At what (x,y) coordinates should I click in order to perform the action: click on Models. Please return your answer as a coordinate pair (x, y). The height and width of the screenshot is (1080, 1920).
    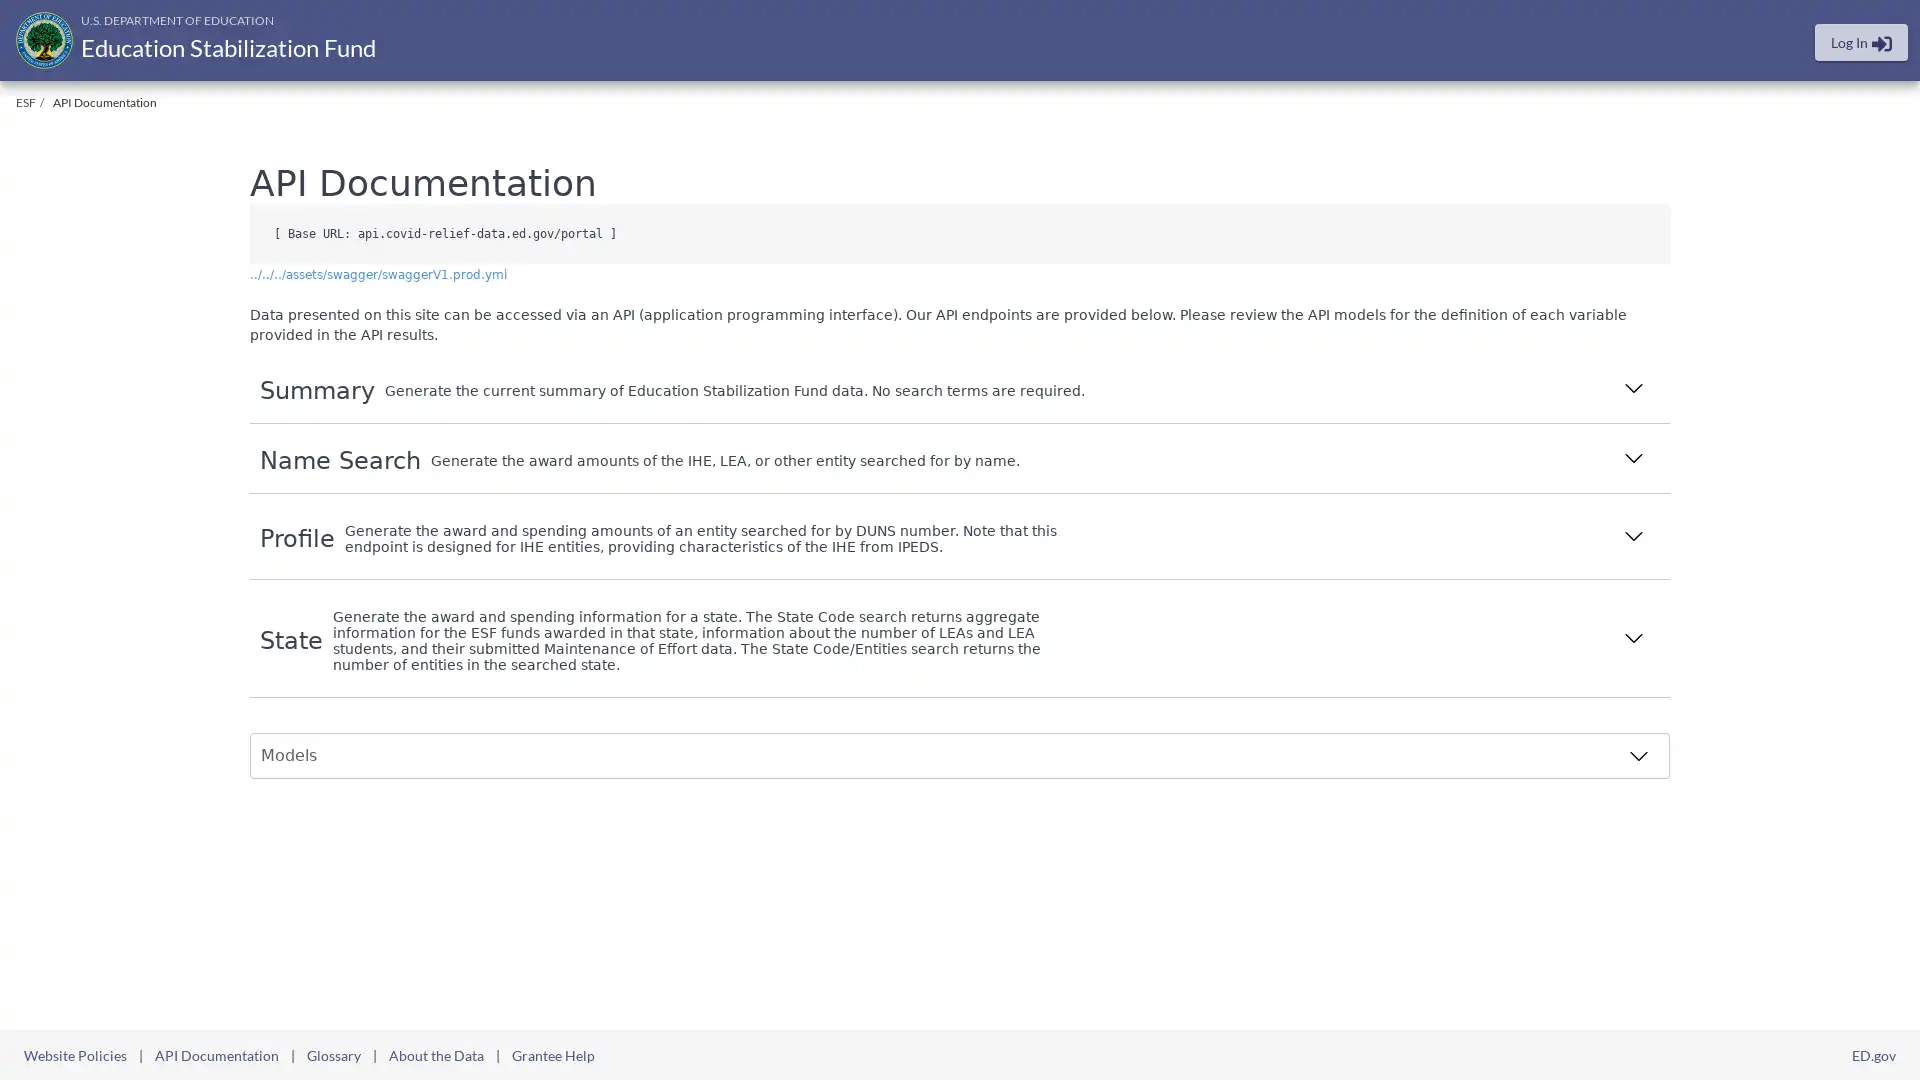
    Looking at the image, I should click on (954, 756).